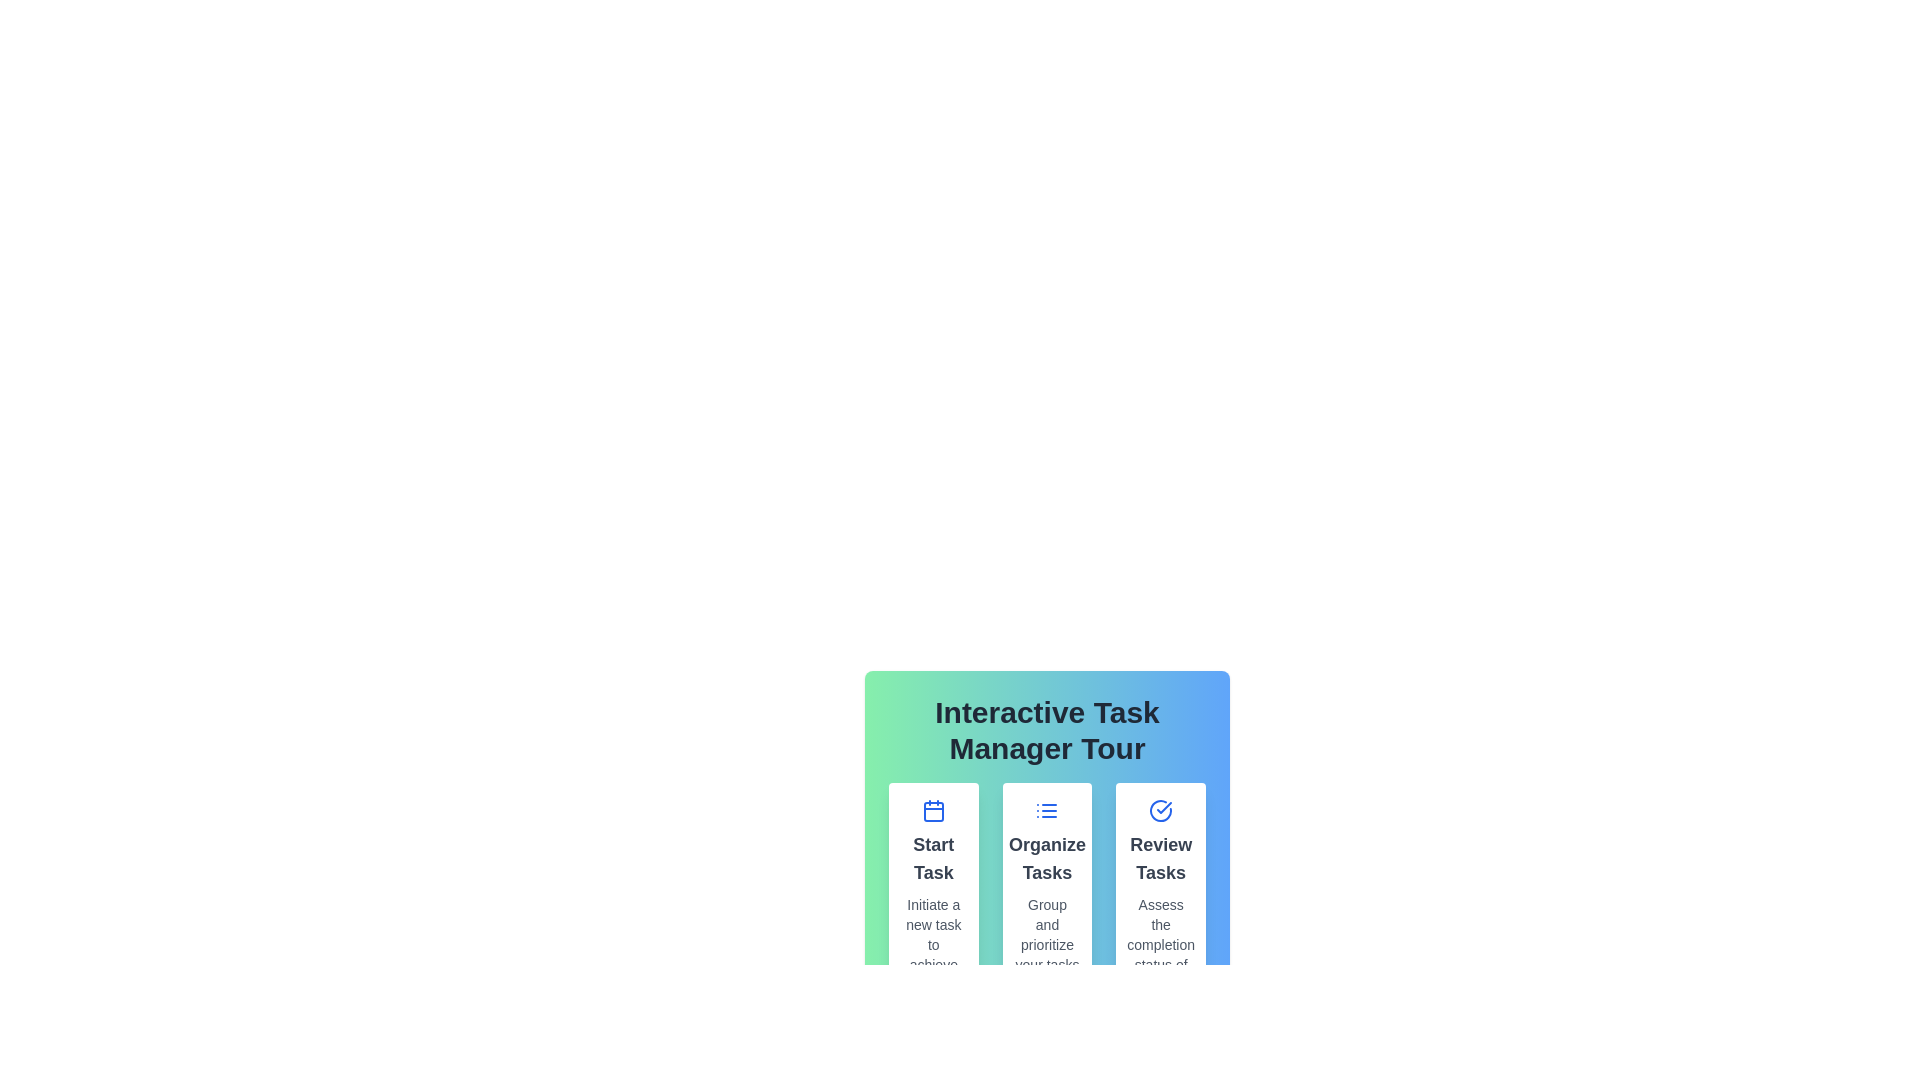 The image size is (1920, 1080). What do you see at coordinates (1161, 858) in the screenshot?
I see `the 'Review Tasks' text label` at bounding box center [1161, 858].